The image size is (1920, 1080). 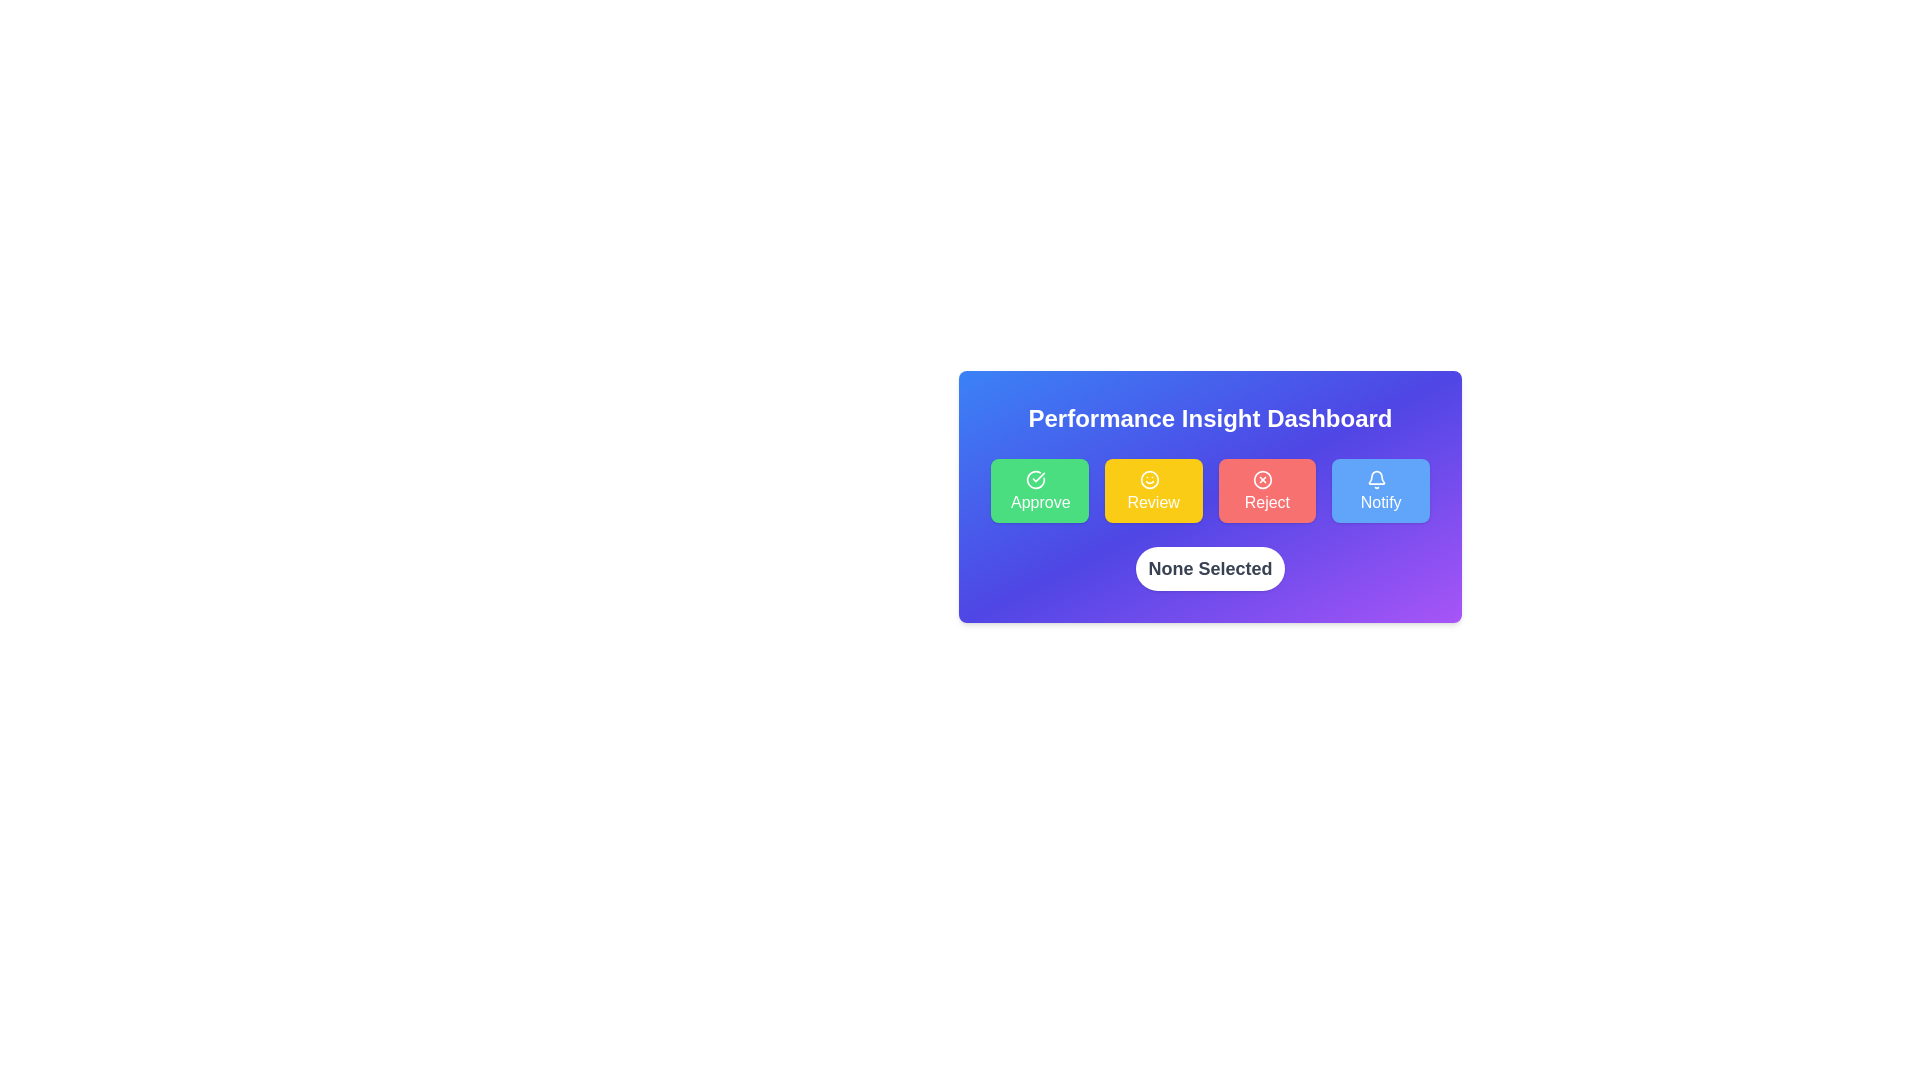 What do you see at coordinates (1149, 479) in the screenshot?
I see `circular vector graphic component that is the primary circumscribed circle of the smiley face icon in the toolbar` at bounding box center [1149, 479].